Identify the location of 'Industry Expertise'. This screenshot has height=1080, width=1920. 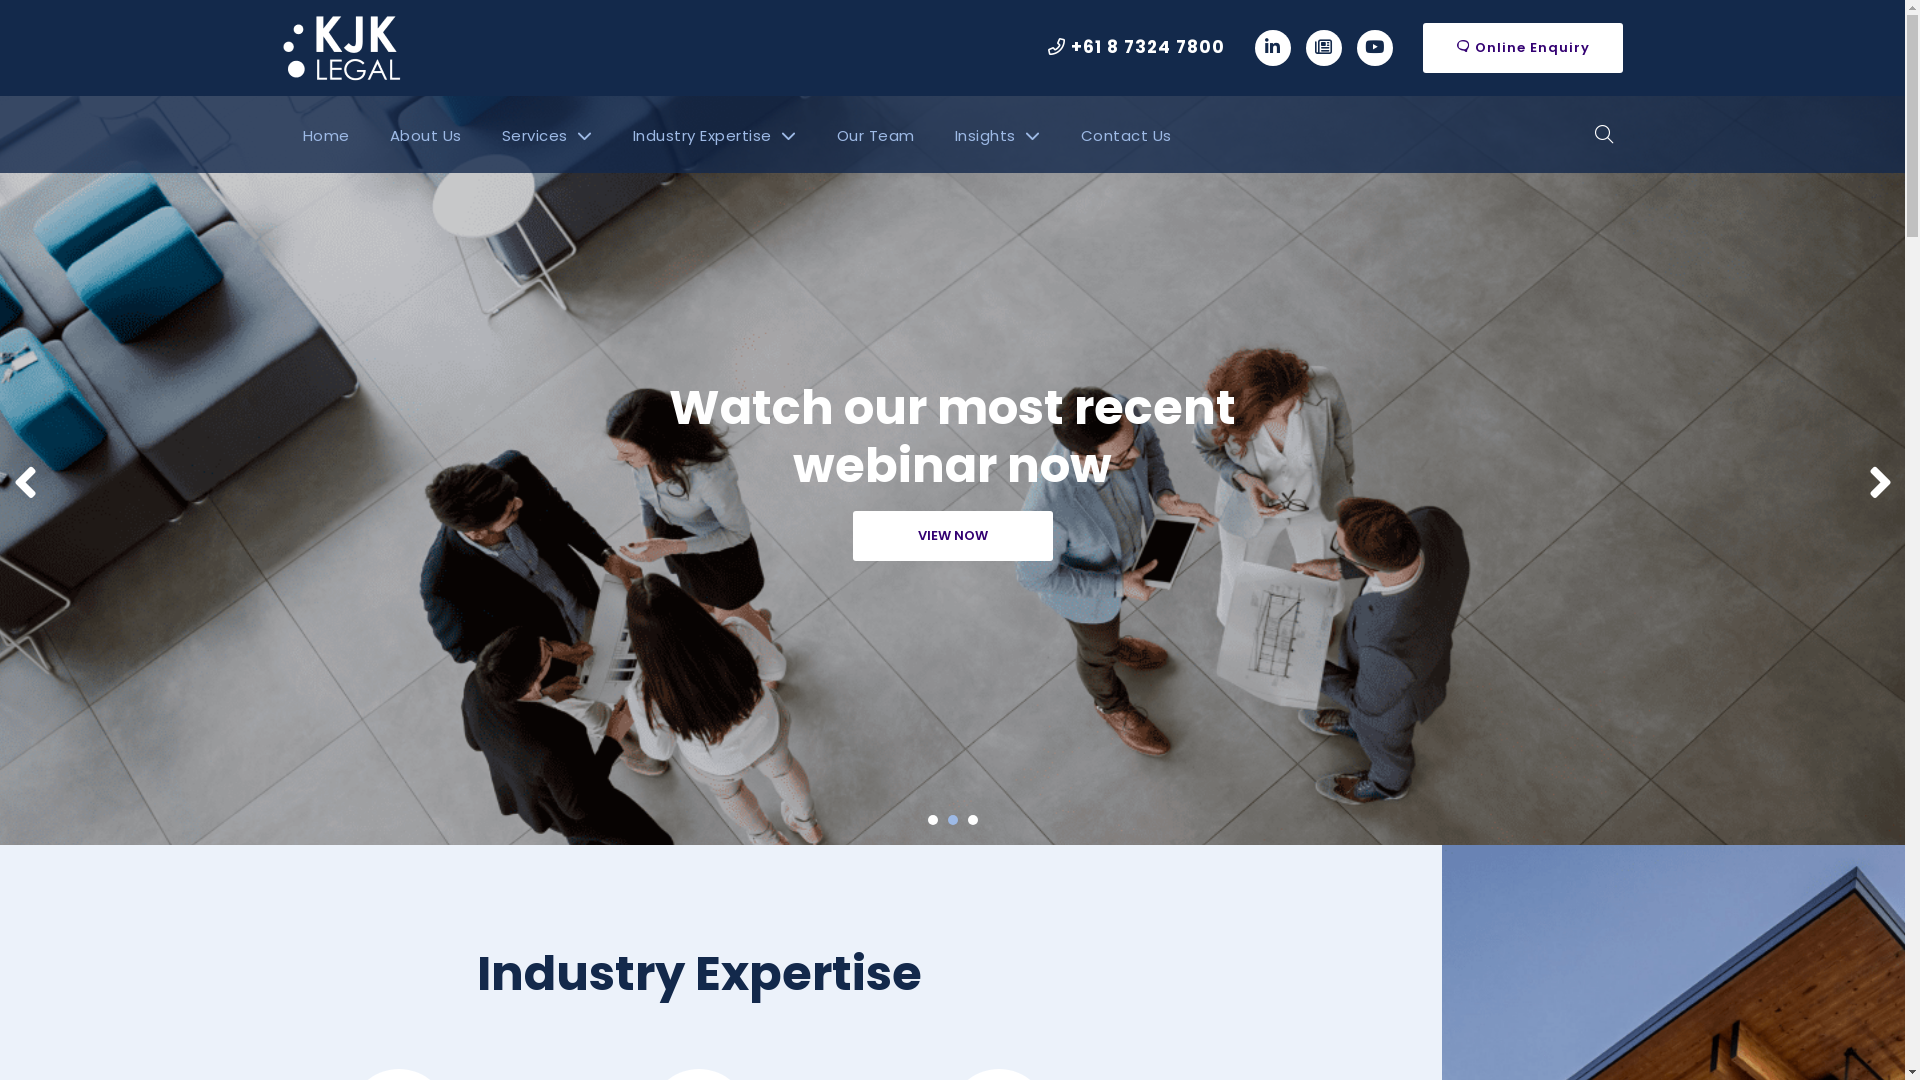
(714, 135).